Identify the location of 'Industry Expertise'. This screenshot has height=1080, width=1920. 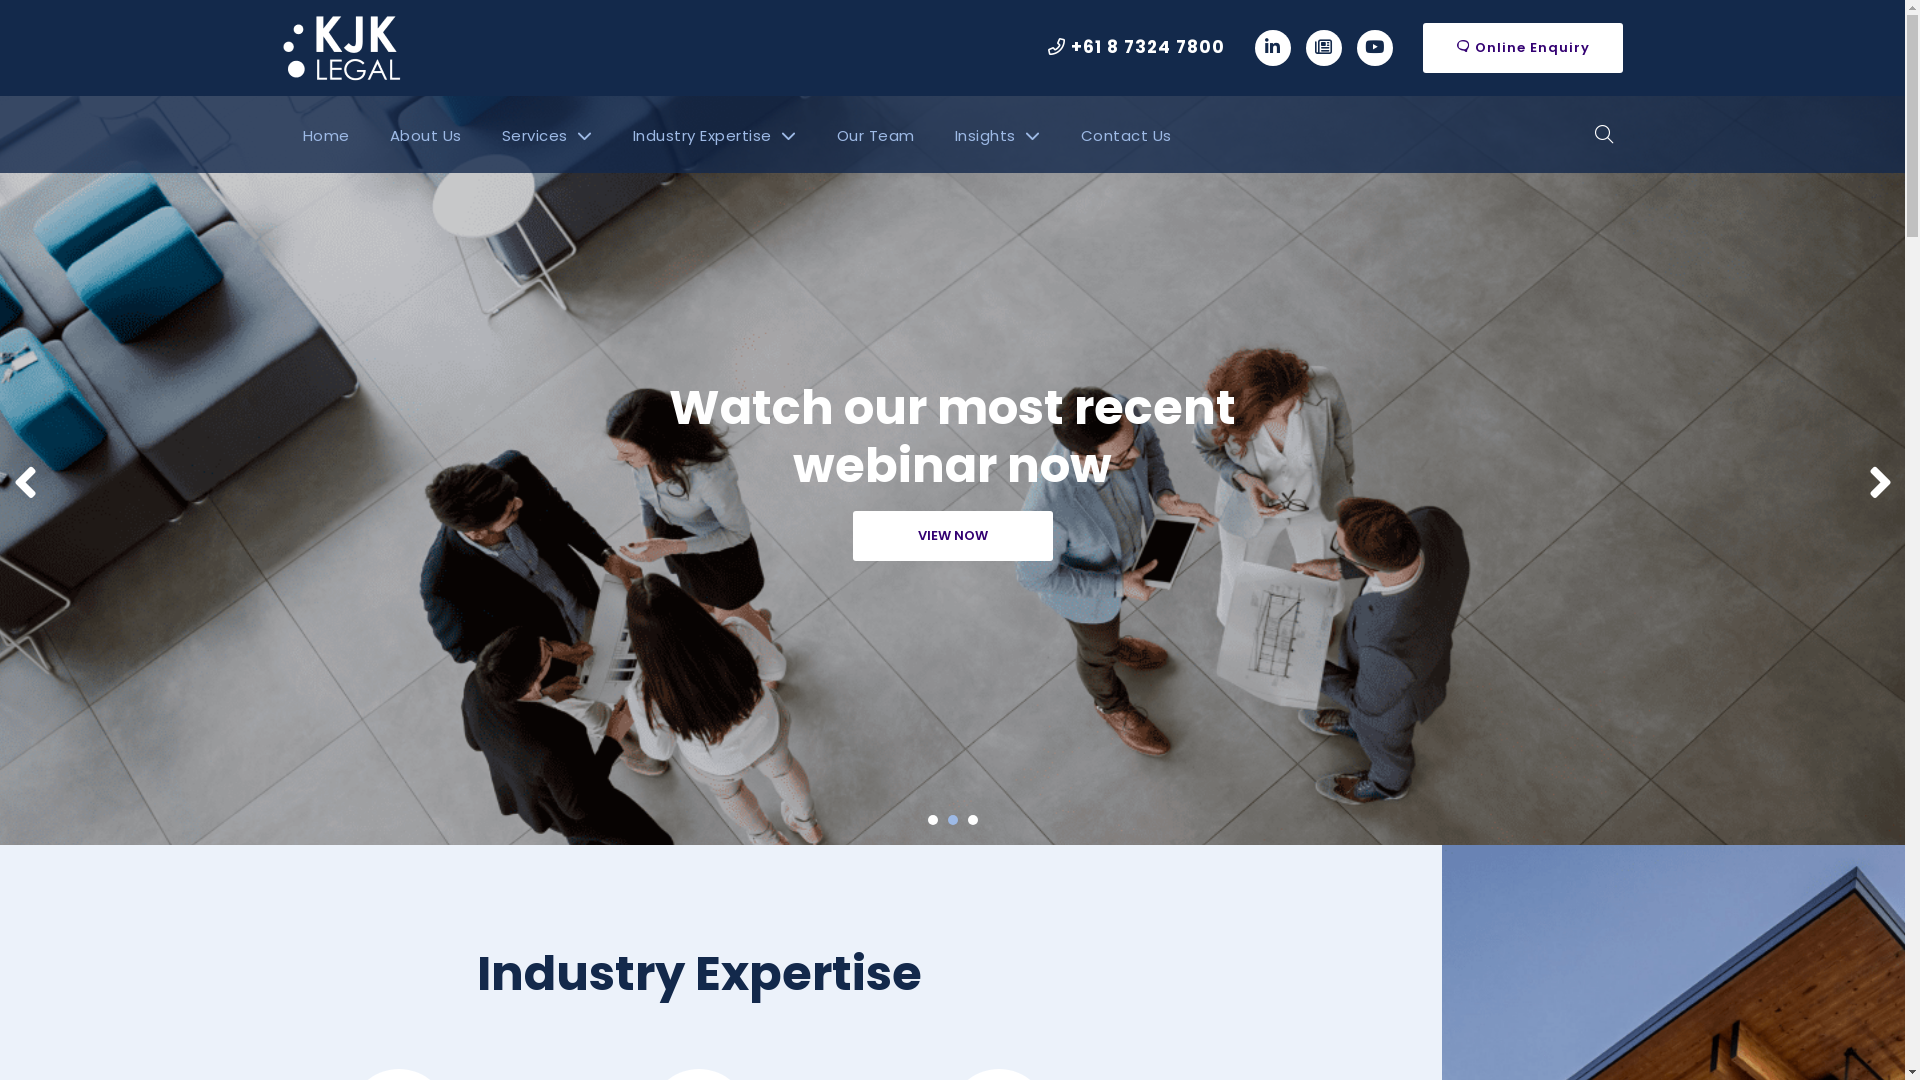
(714, 135).